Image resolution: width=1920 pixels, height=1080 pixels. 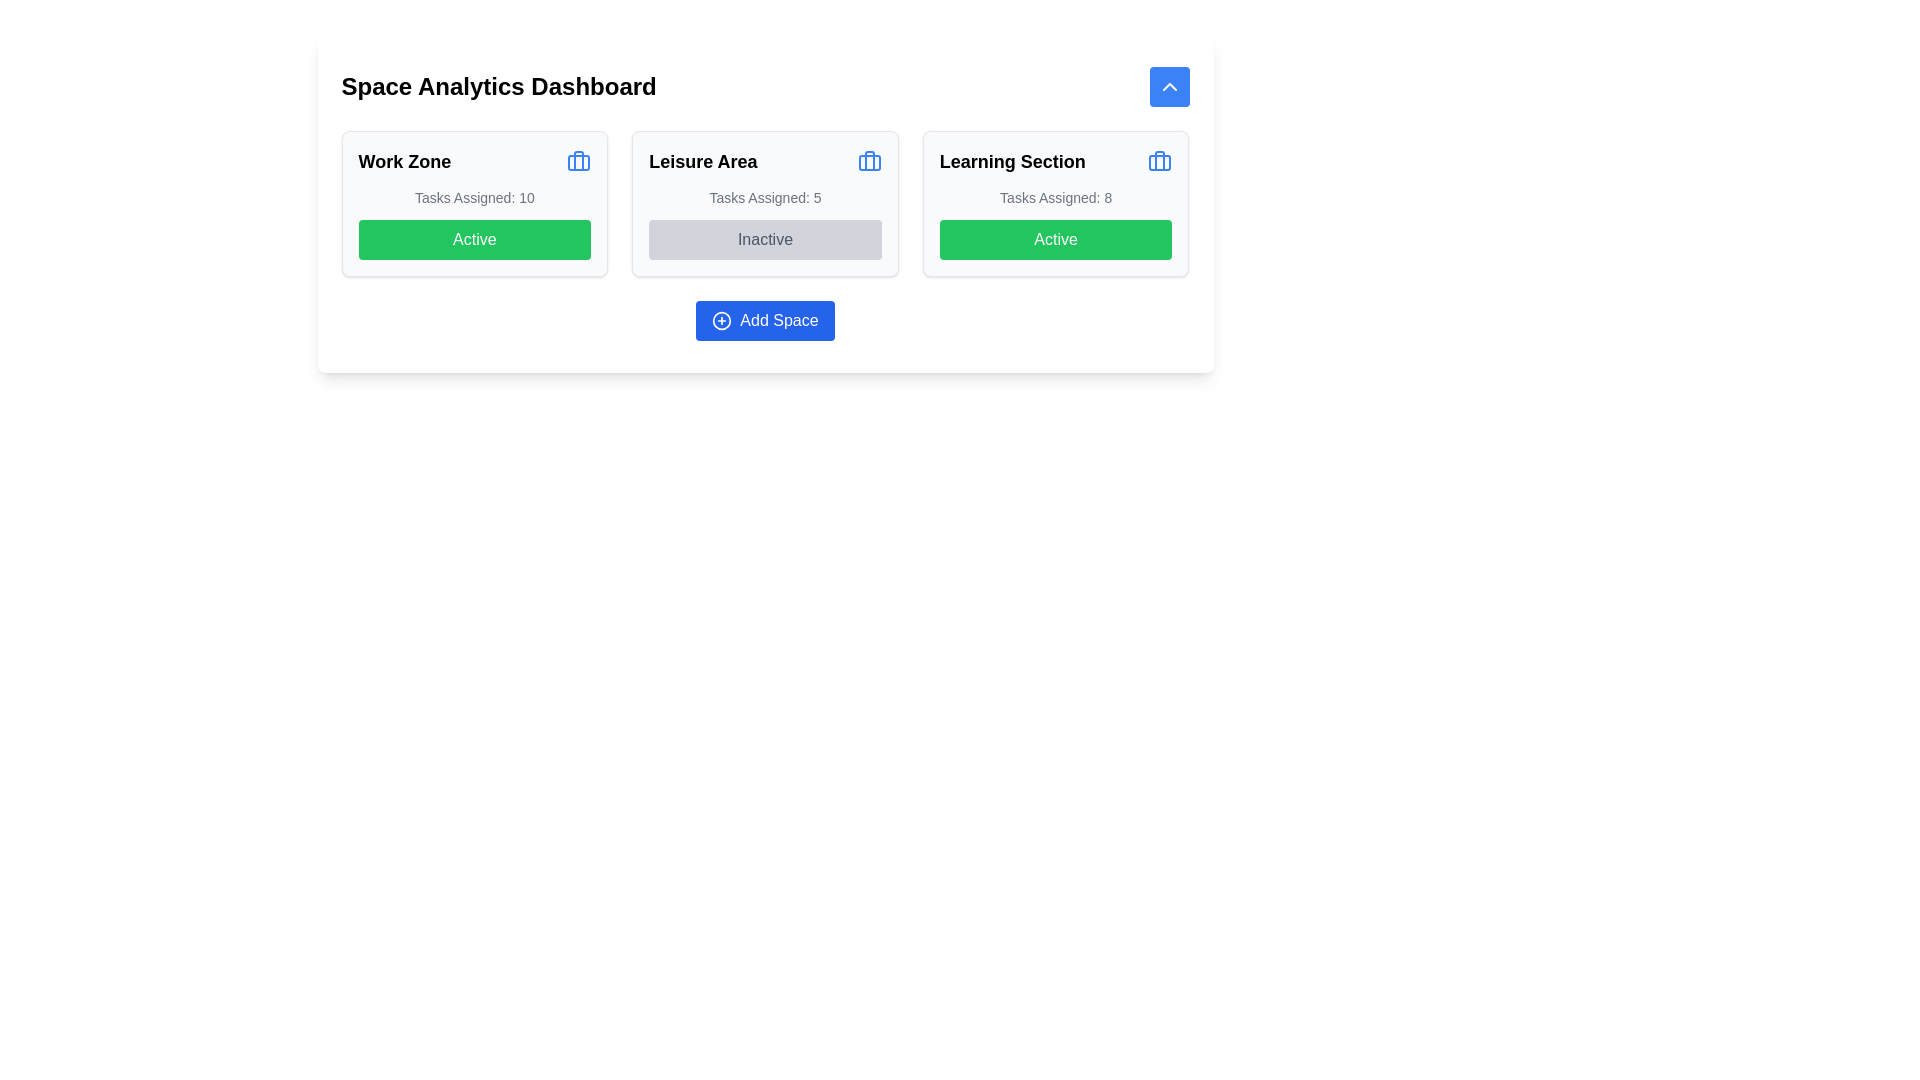 What do you see at coordinates (764, 319) in the screenshot?
I see `the button located below the sections labeled 'Work Zone', 'Leisure Area', and 'Learning Section'` at bounding box center [764, 319].